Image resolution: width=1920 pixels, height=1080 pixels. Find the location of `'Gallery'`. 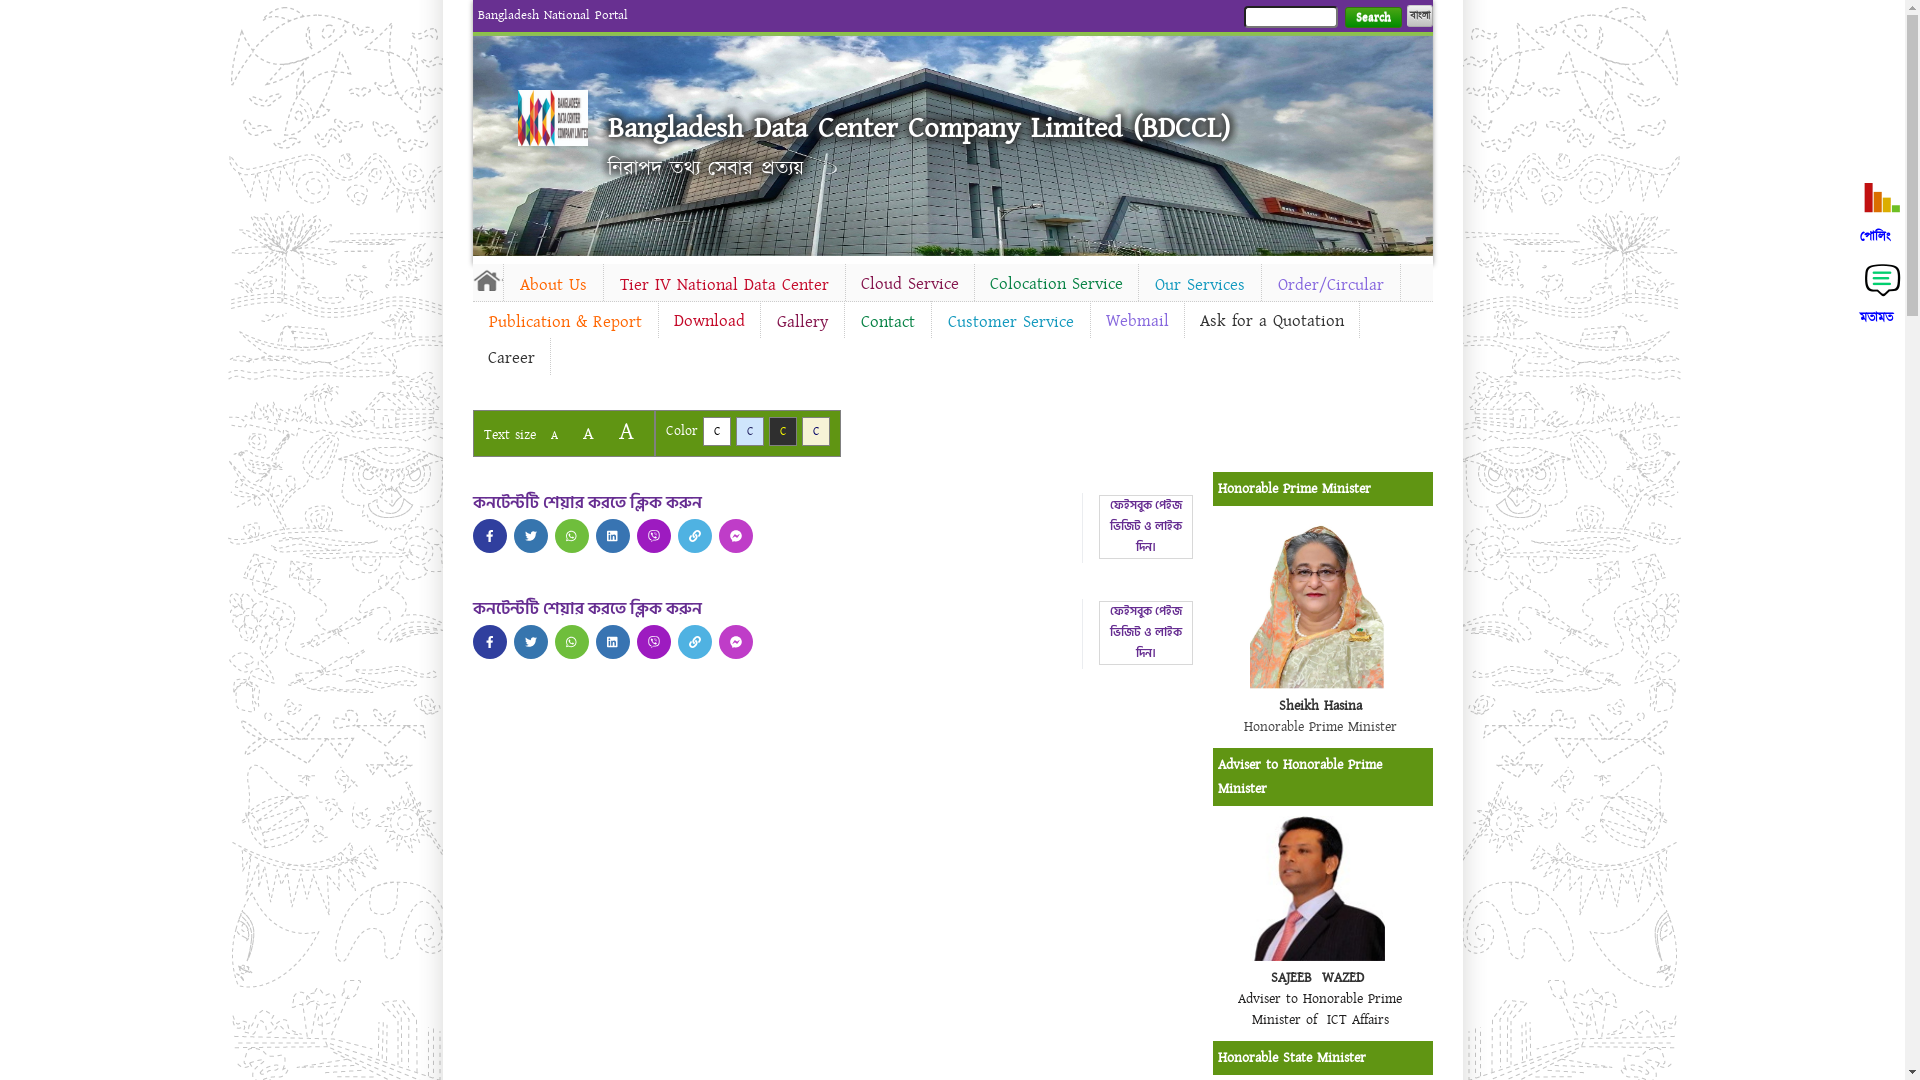

'Gallery' is located at coordinates (801, 320).